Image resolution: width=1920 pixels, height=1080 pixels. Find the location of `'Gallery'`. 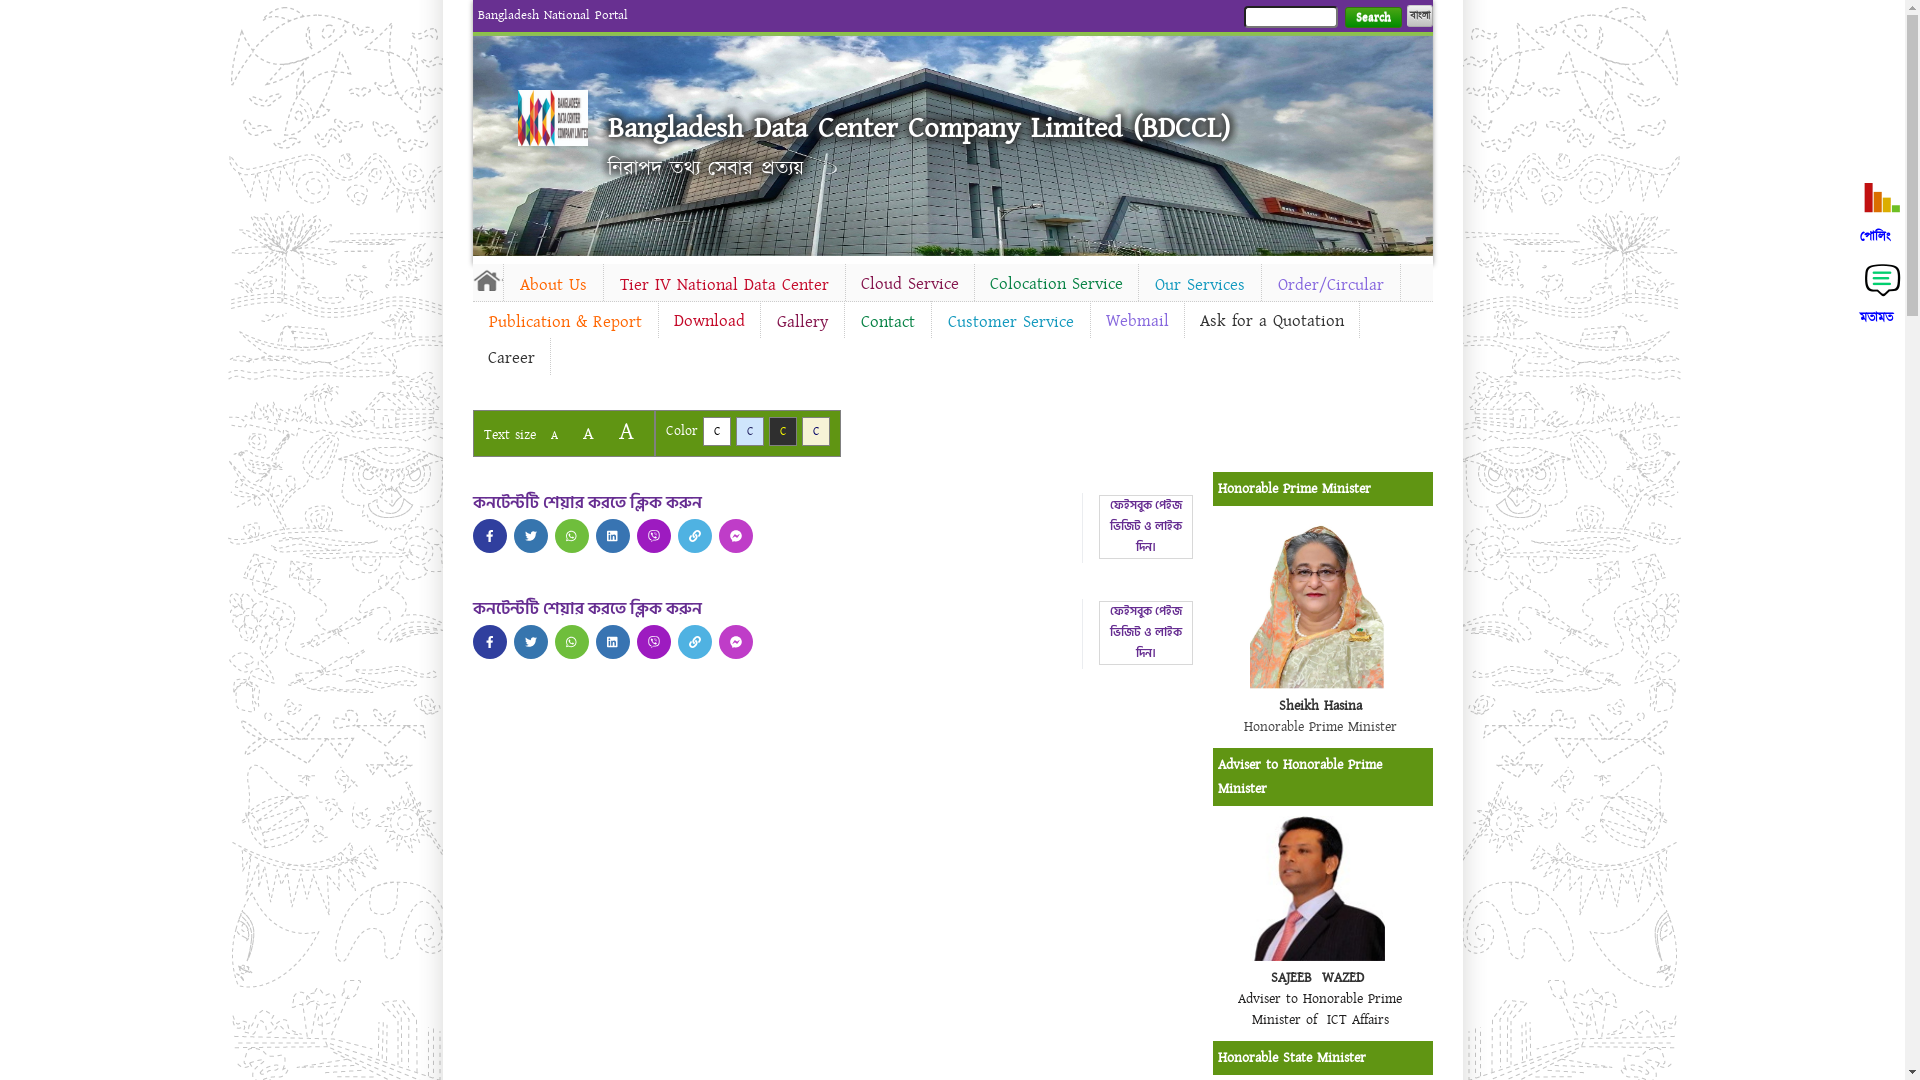

'Gallery' is located at coordinates (801, 320).